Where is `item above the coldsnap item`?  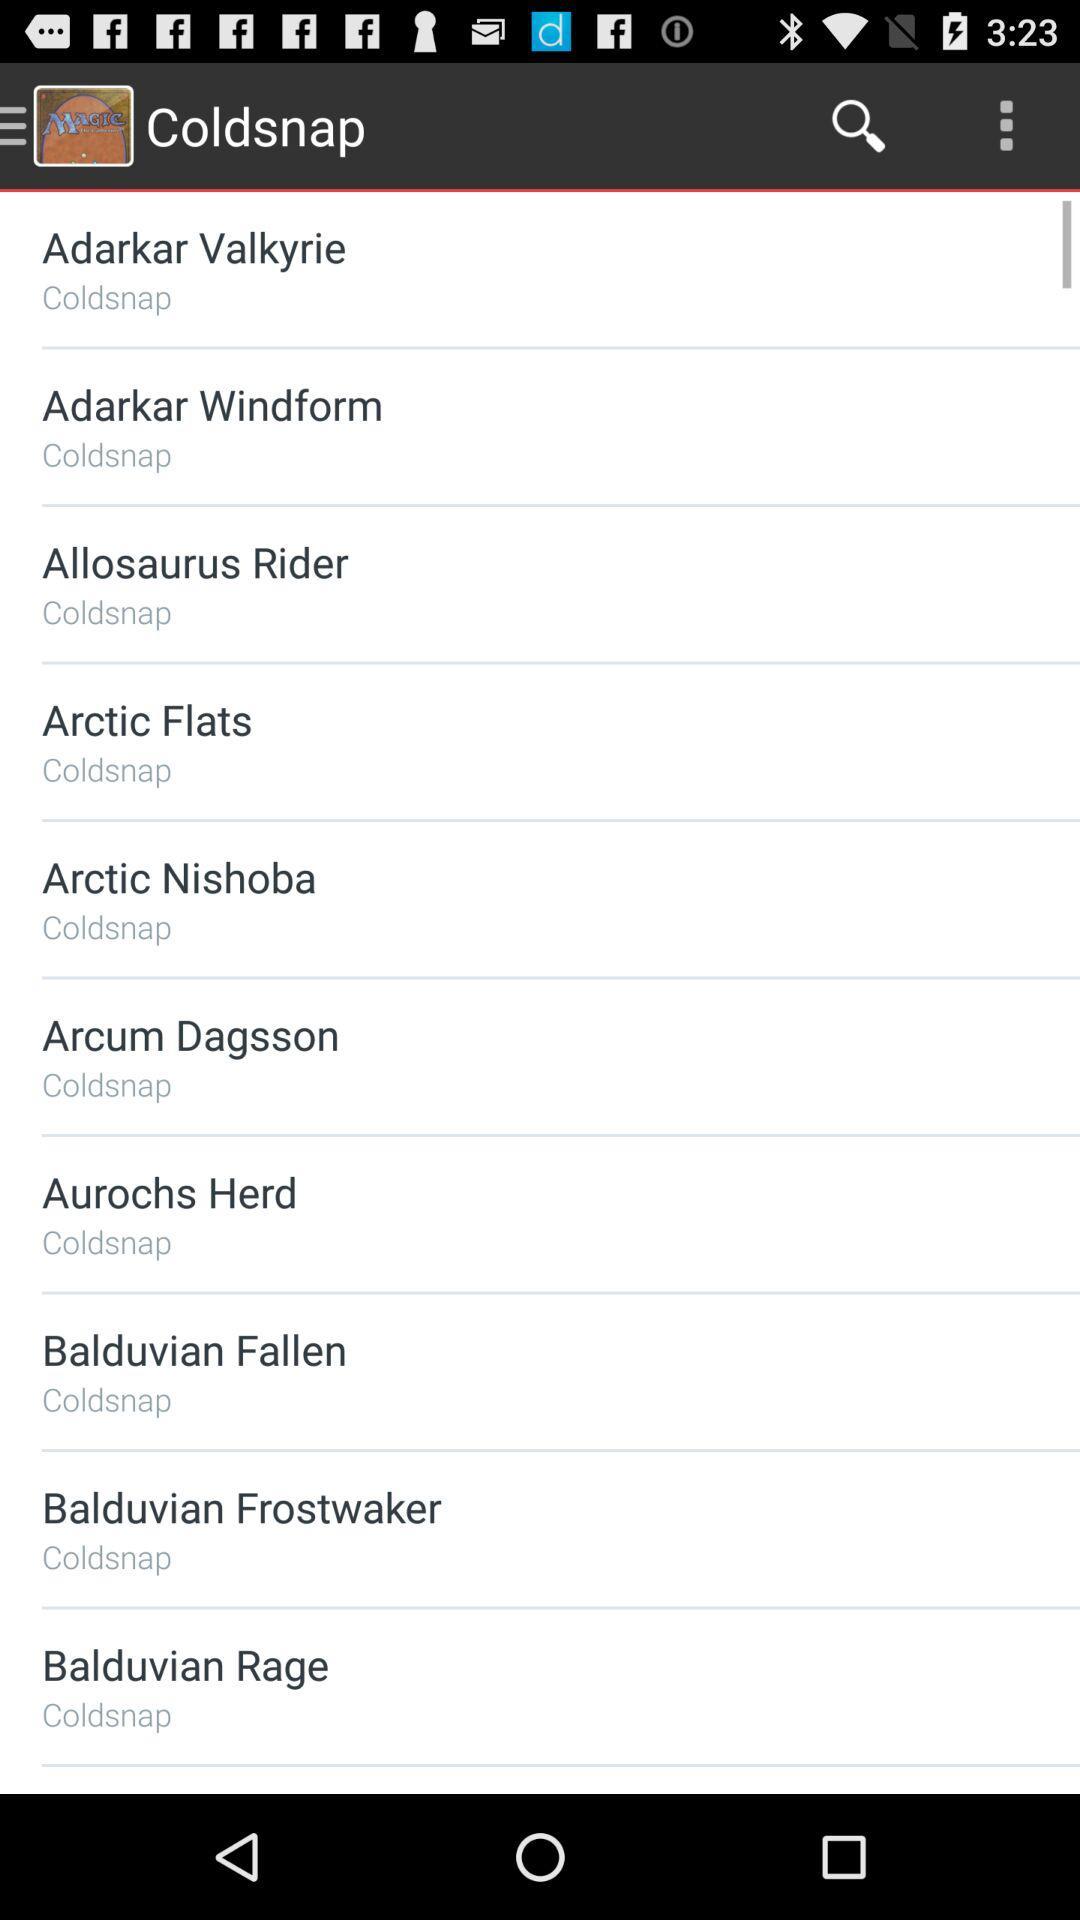
item above the coldsnap item is located at coordinates (507, 560).